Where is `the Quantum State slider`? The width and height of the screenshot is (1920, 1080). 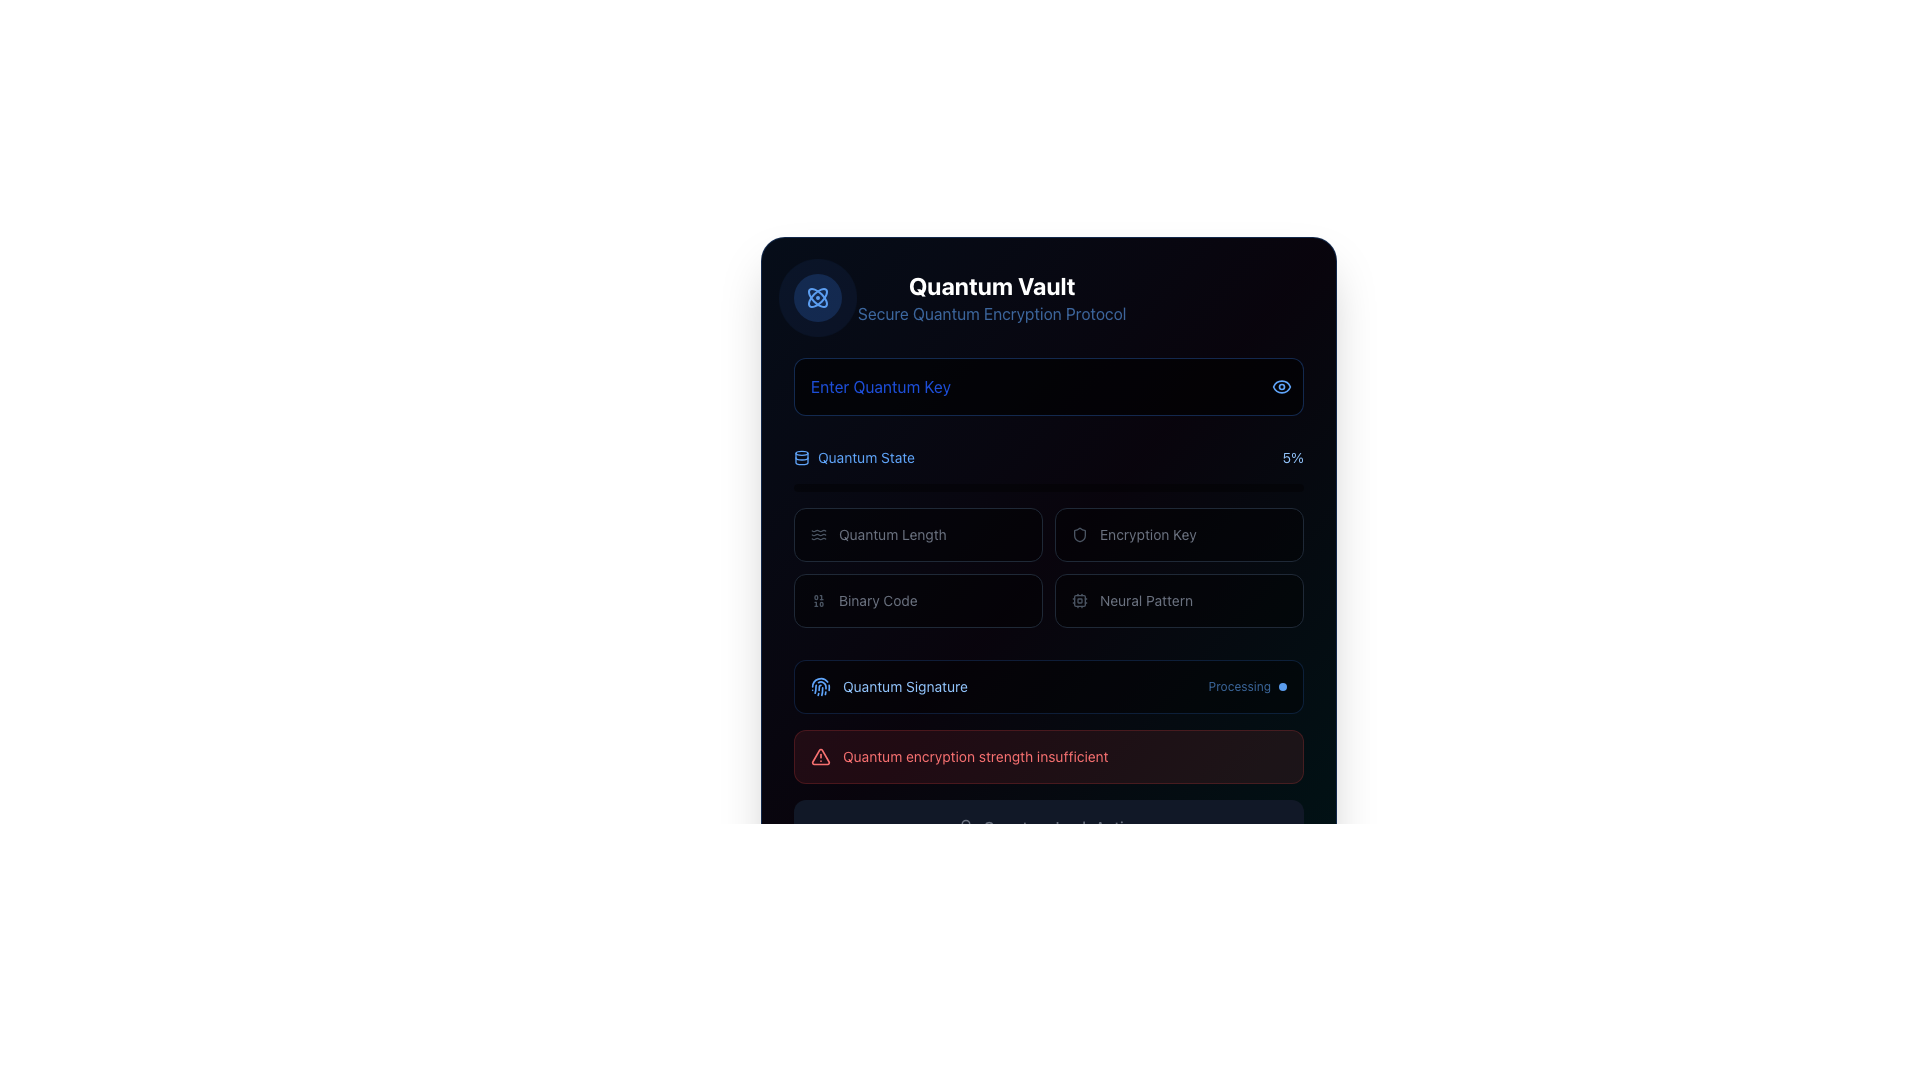 the Quantum State slider is located at coordinates (1013, 488).